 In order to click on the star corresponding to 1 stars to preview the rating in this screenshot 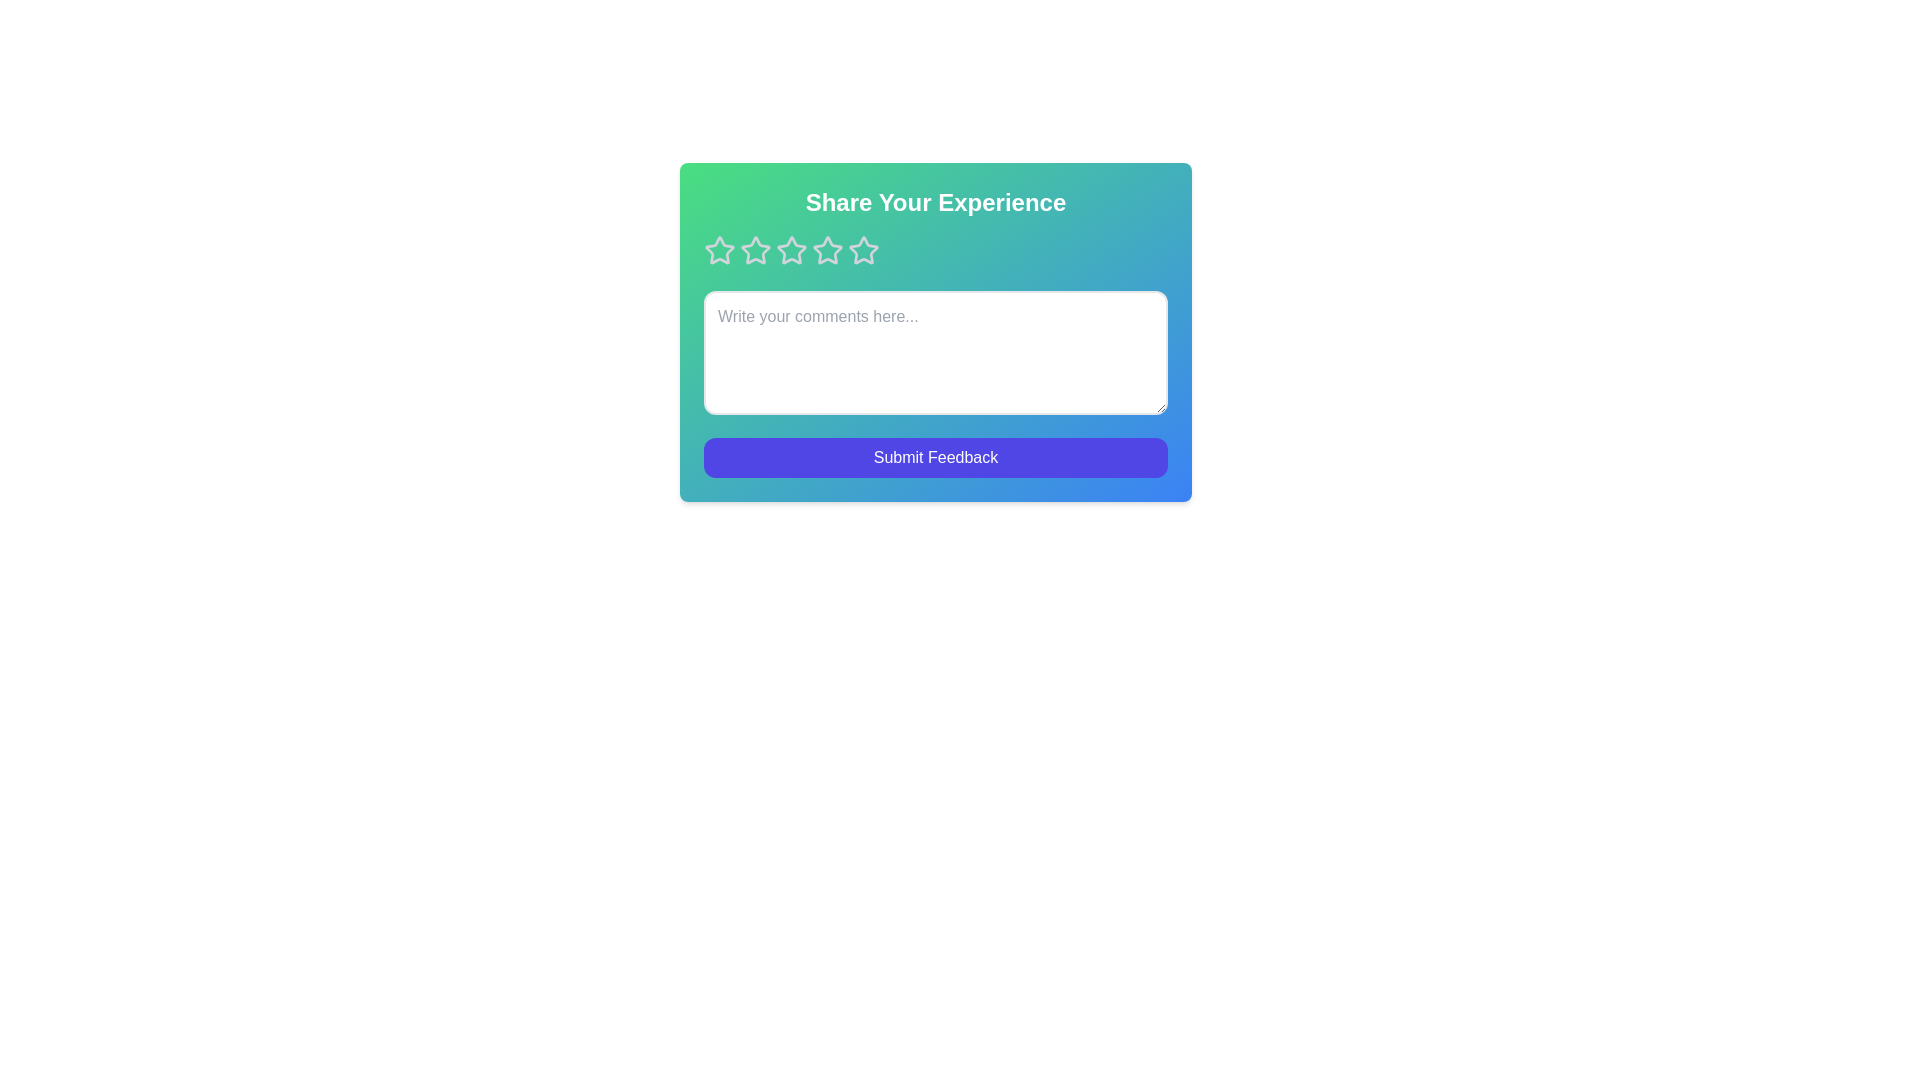, I will do `click(720, 249)`.